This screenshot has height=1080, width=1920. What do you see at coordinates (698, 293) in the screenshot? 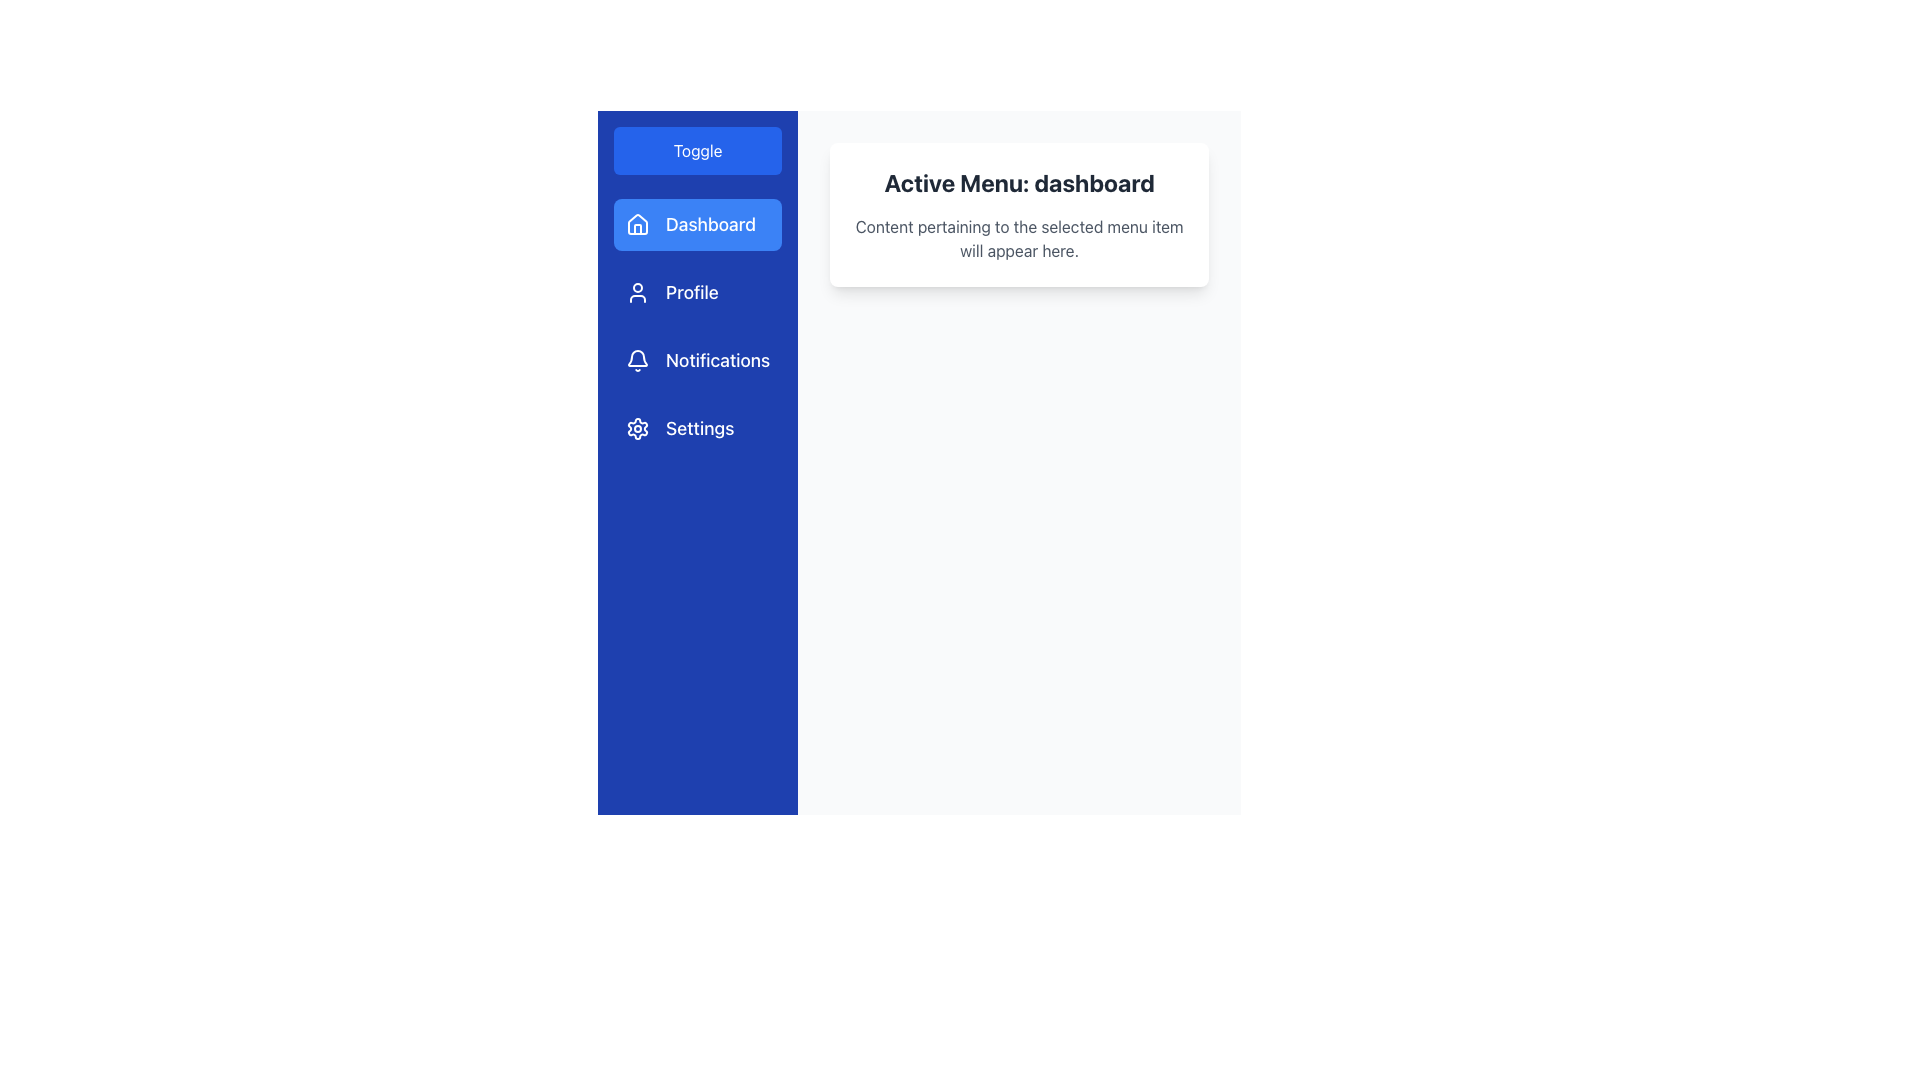
I see `the 'Profile' button, which has a blue background, a user silhouette icon on the left, and white text on the right` at bounding box center [698, 293].